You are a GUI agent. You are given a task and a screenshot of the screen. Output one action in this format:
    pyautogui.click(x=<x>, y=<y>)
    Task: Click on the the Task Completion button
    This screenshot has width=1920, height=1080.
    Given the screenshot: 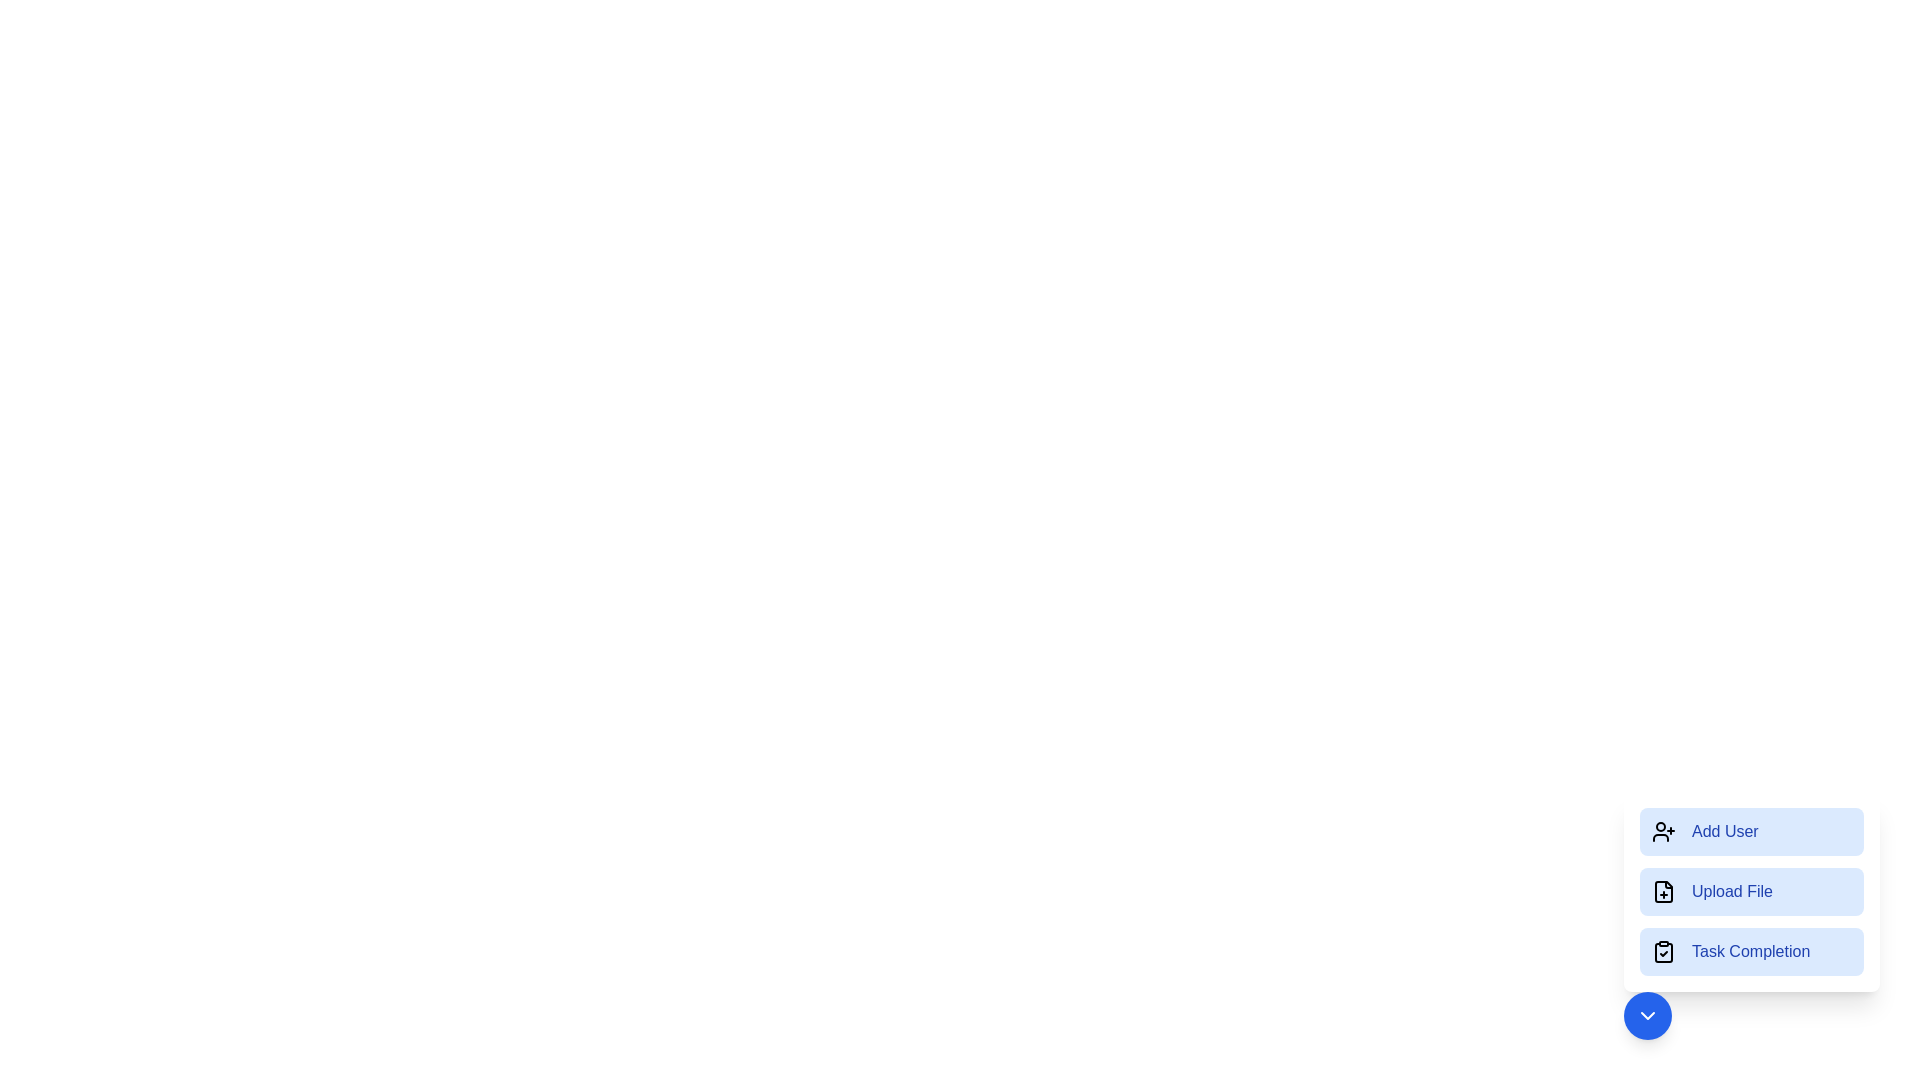 What is the action you would take?
    pyautogui.click(x=1751, y=951)
    